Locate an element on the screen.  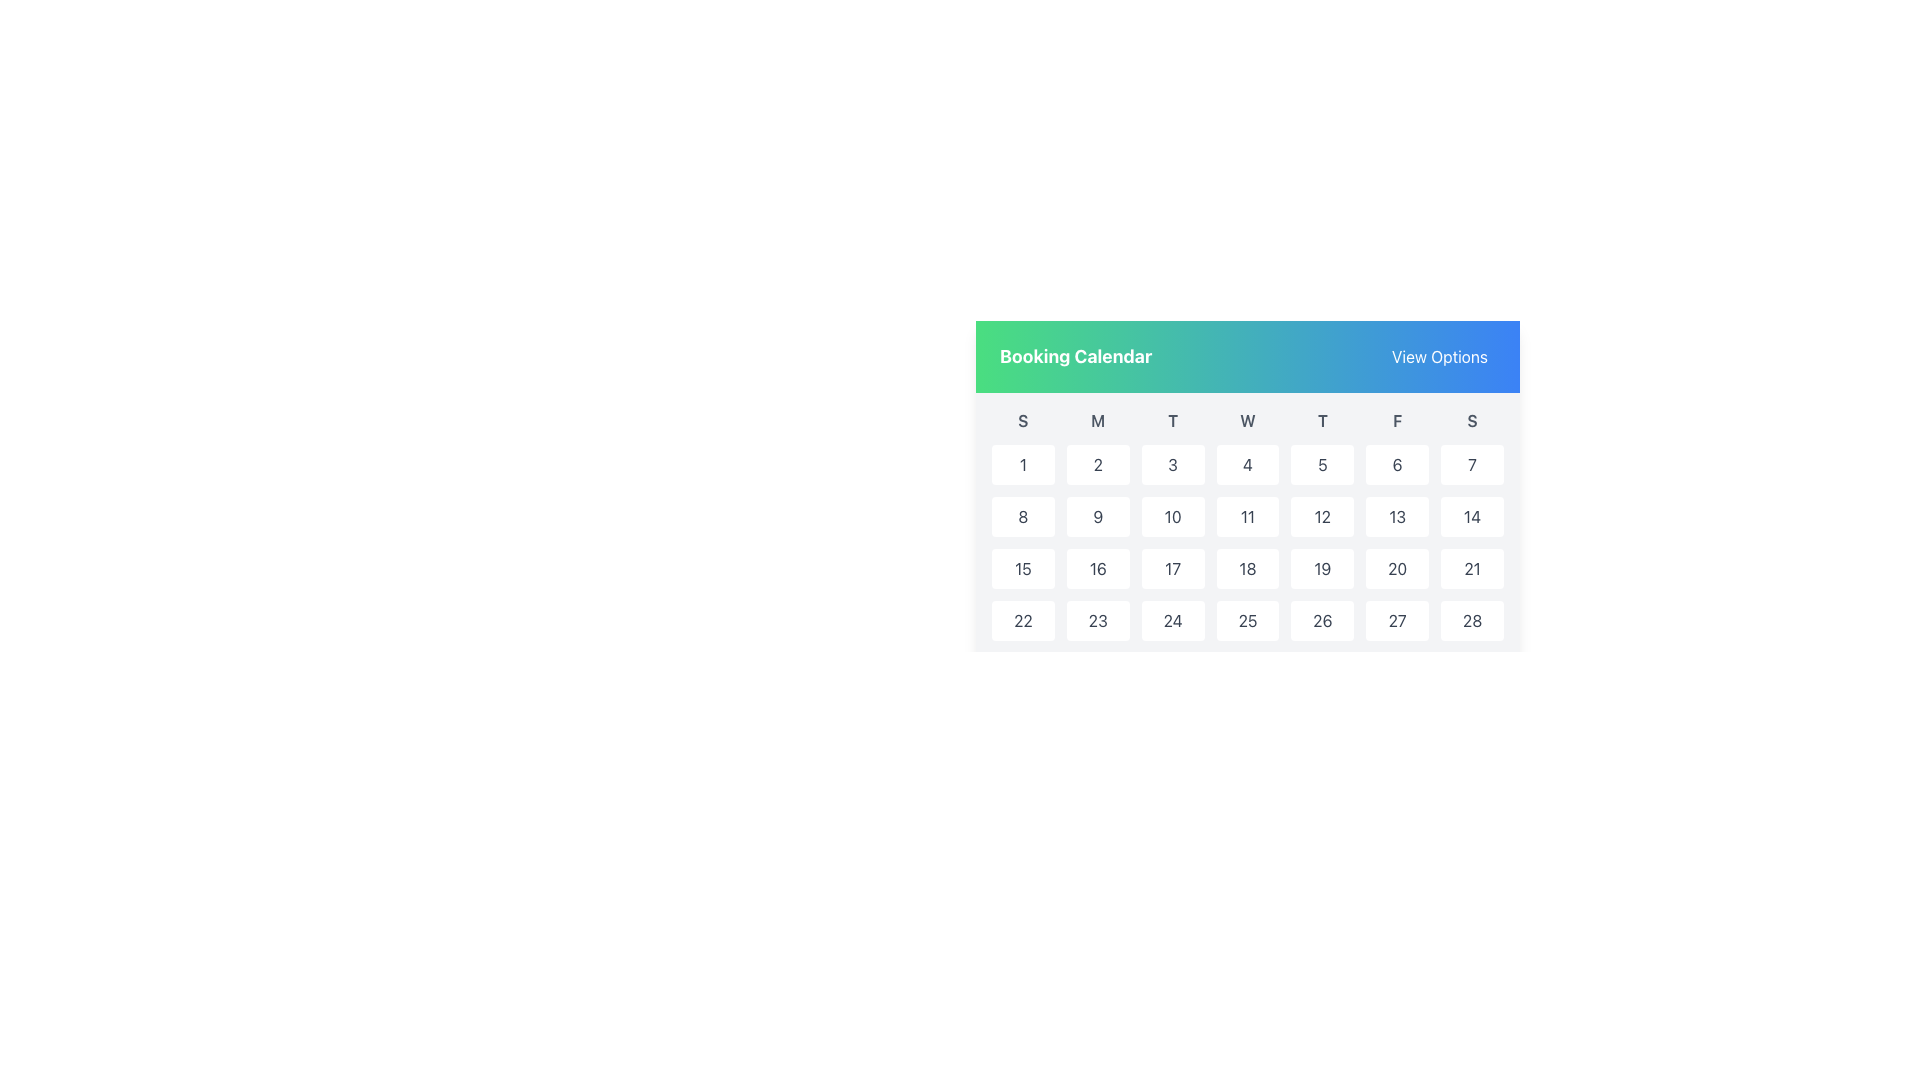
the text label indicating 'Tuesday' in the weekly layout calendar, located in the third column of the first row is located at coordinates (1173, 419).